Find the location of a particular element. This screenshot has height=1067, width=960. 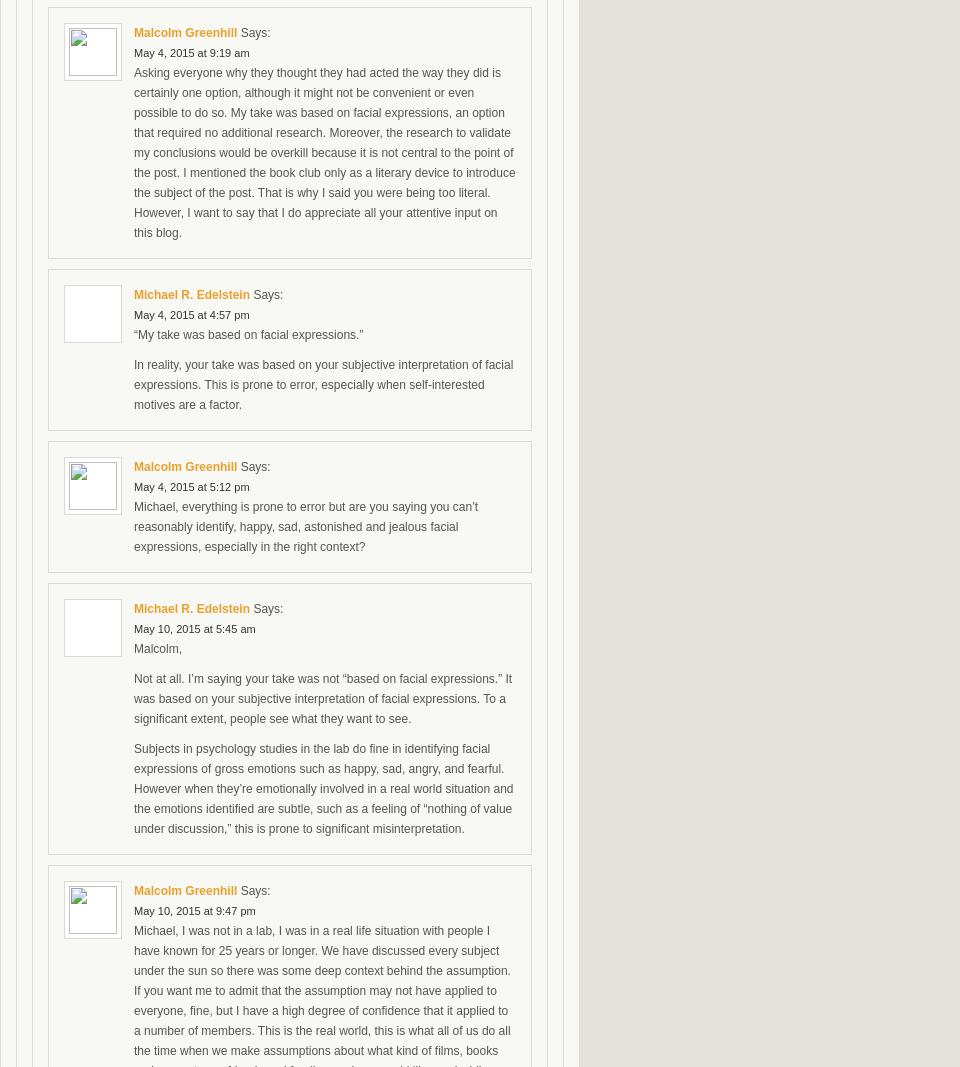

'Malcolm,' is located at coordinates (157, 648).